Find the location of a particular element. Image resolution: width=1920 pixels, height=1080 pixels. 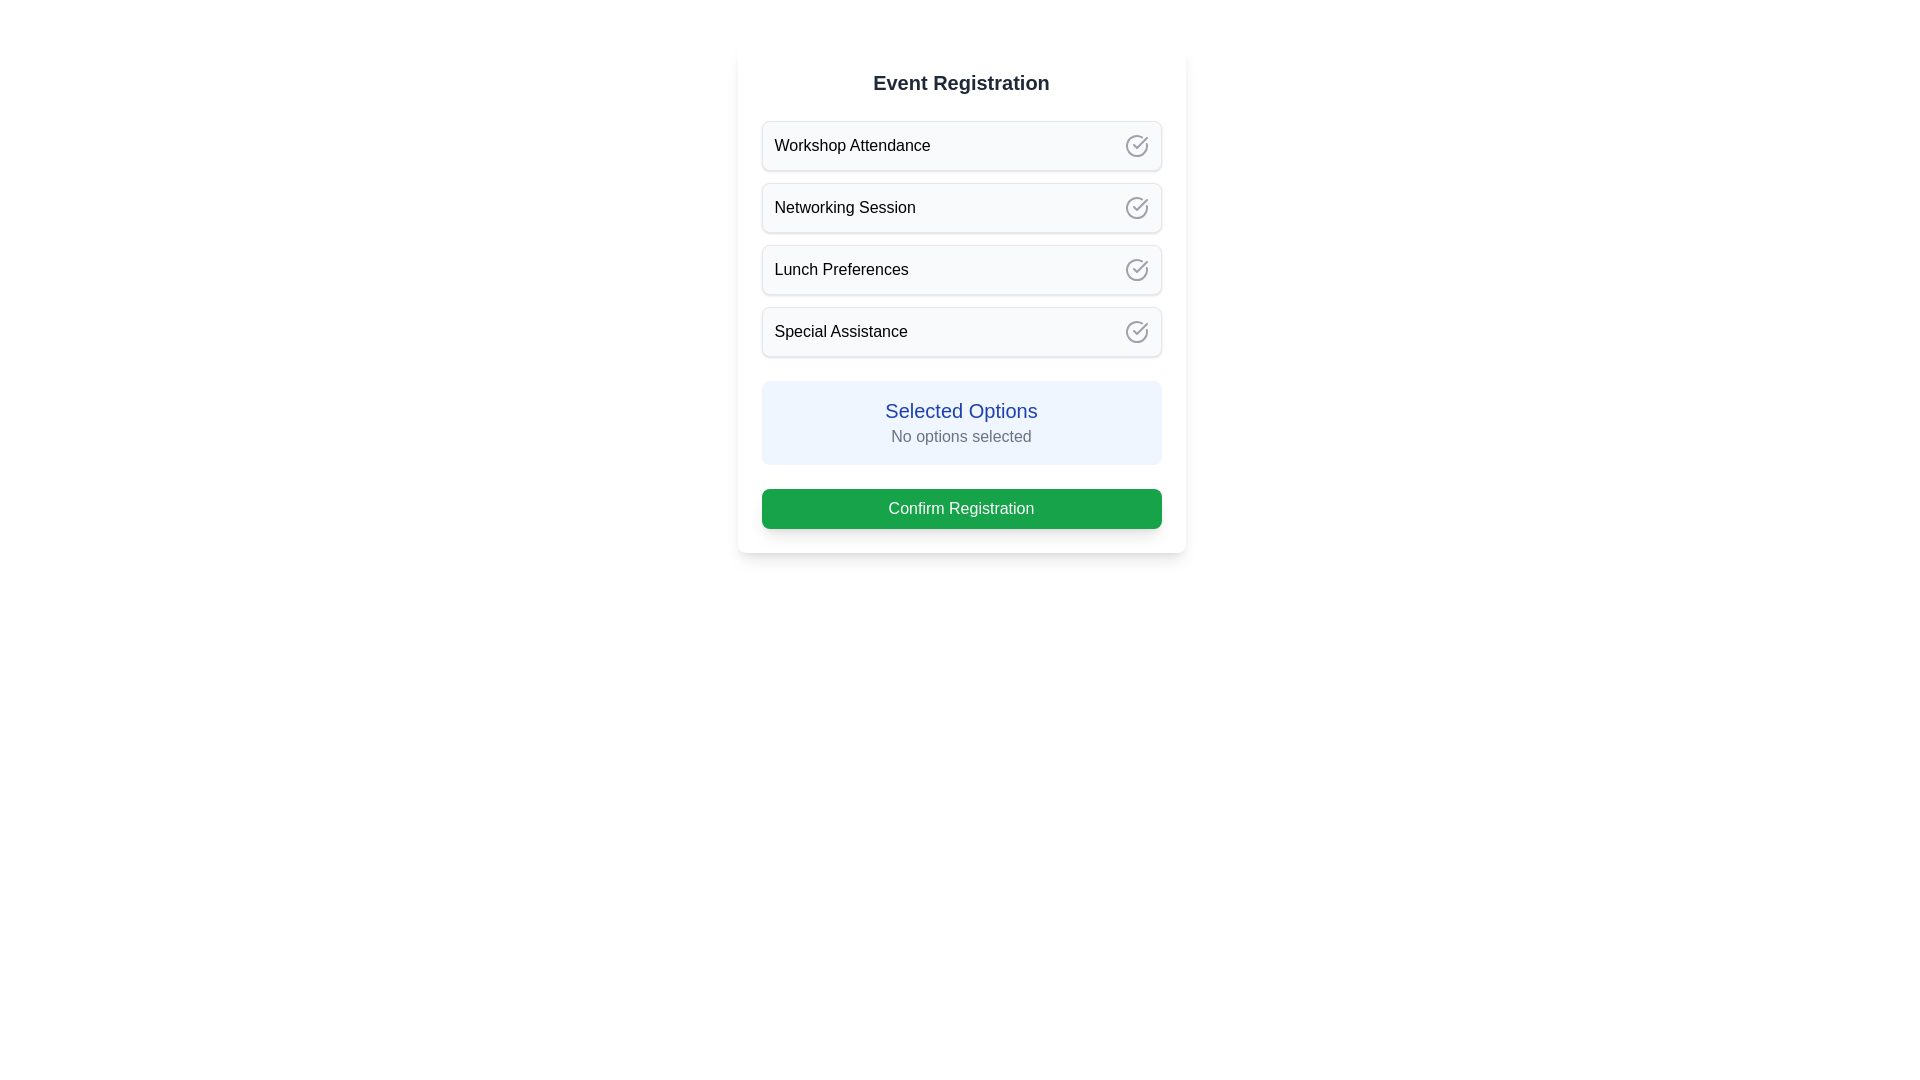

the second label in the event registration form, which describes an interactive option between 'Workshop Attendance' and 'Lunch Preferences' is located at coordinates (845, 208).